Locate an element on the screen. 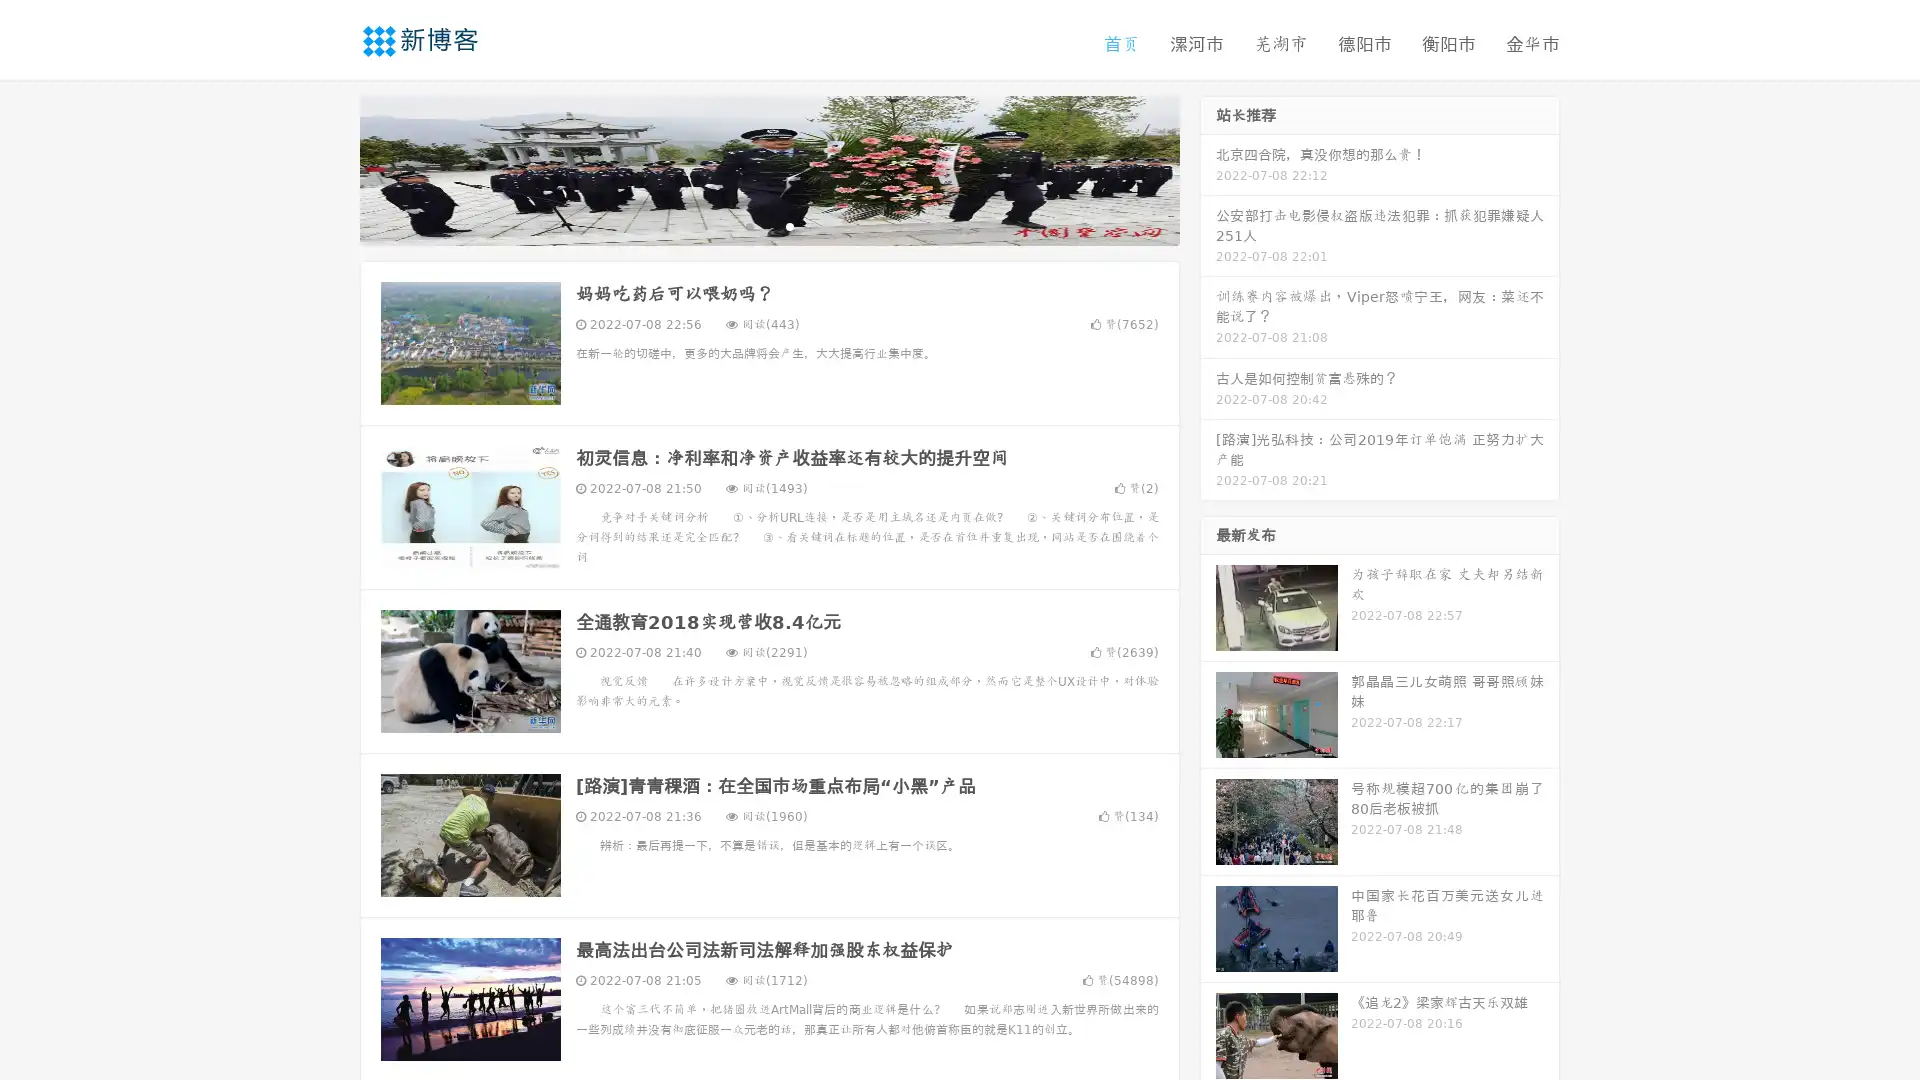 The image size is (1920, 1080). Go to slide 1 is located at coordinates (748, 225).